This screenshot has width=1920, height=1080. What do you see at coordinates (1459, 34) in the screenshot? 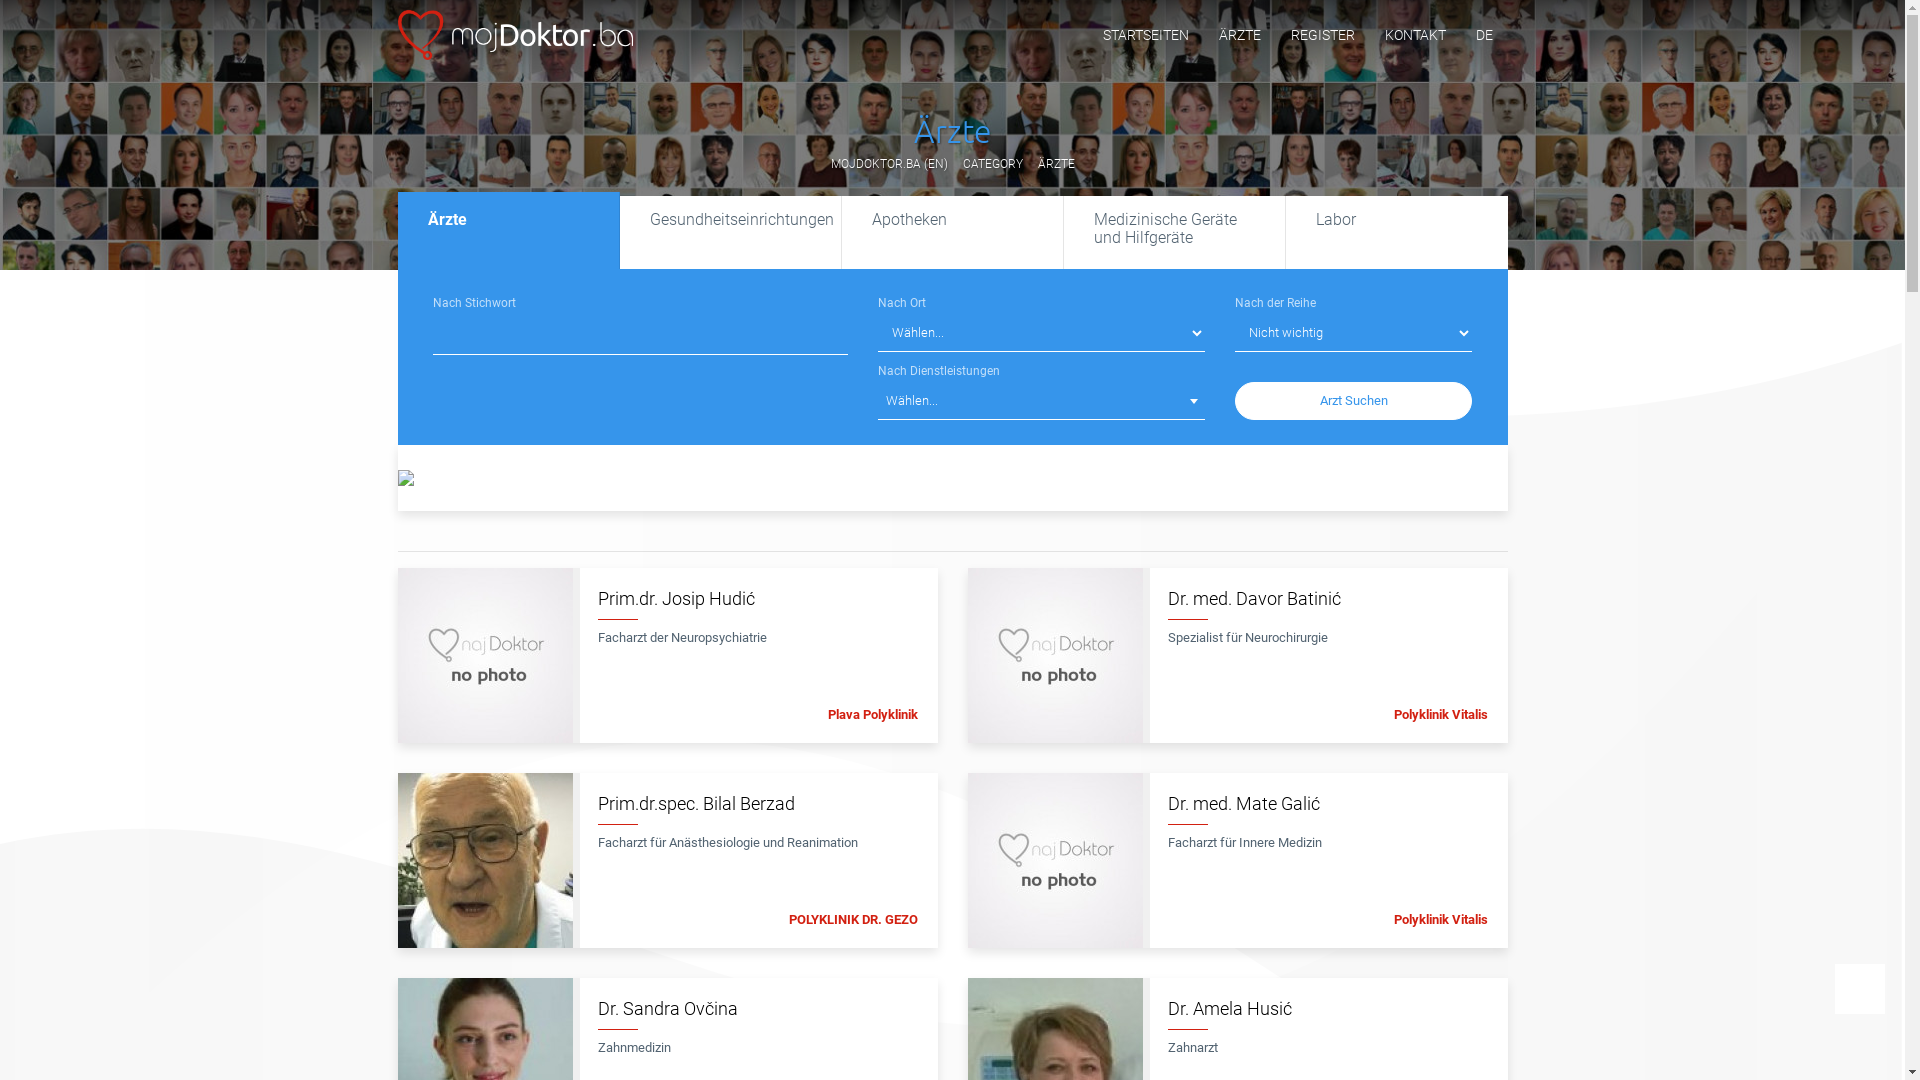
I see `'DE'` at bounding box center [1459, 34].